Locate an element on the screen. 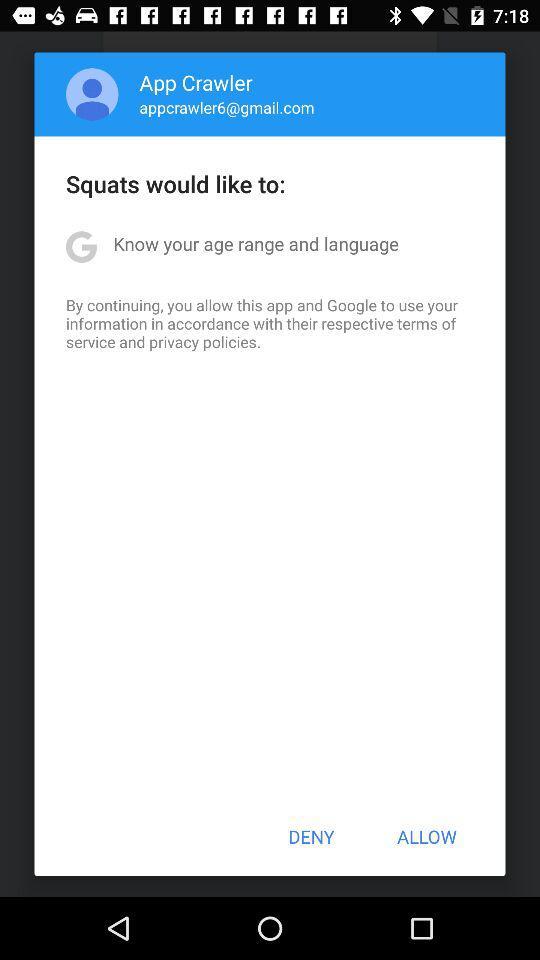  item next to app crawler is located at coordinates (91, 94).